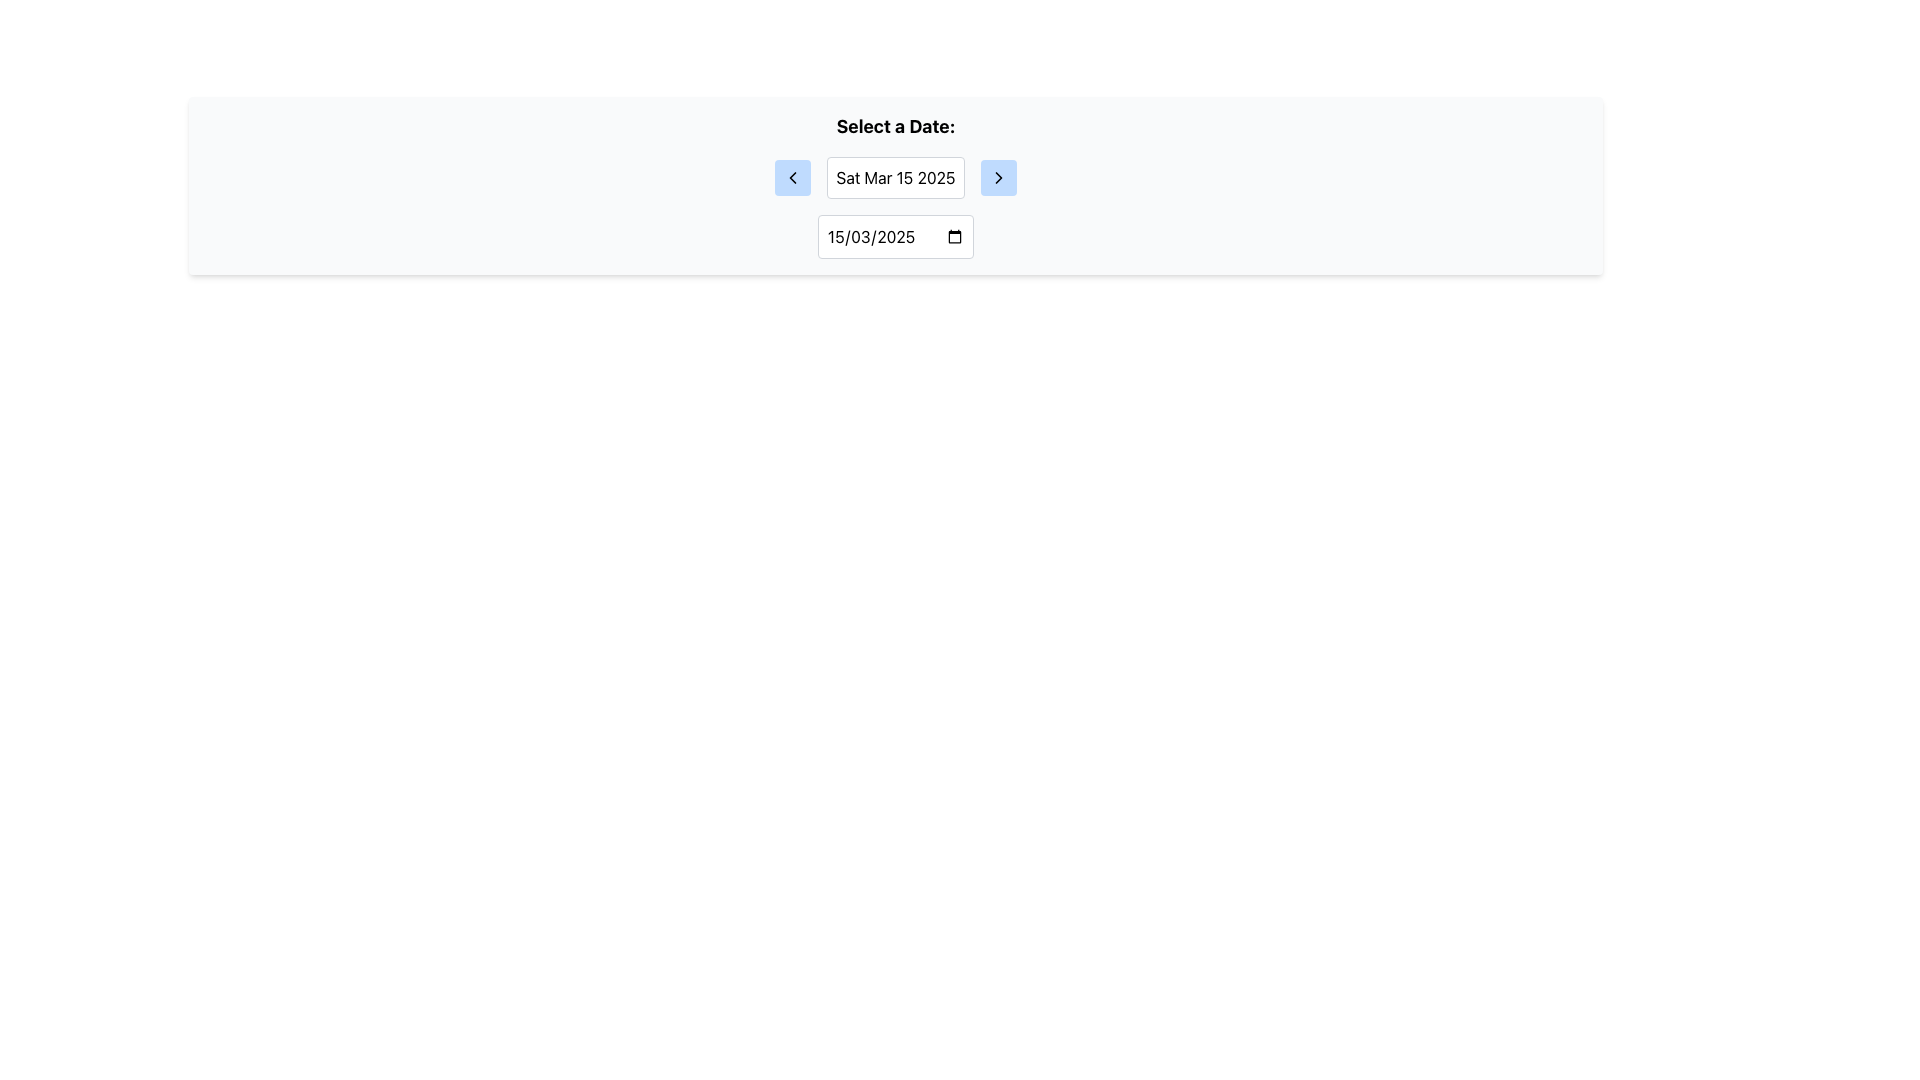 The width and height of the screenshot is (1920, 1080). Describe the element at coordinates (895, 176) in the screenshot. I see `the static text display showing 'Sat Mar 15 2025', which is centrally aligned within the navigation component and has a light background with a rounded border` at that location.